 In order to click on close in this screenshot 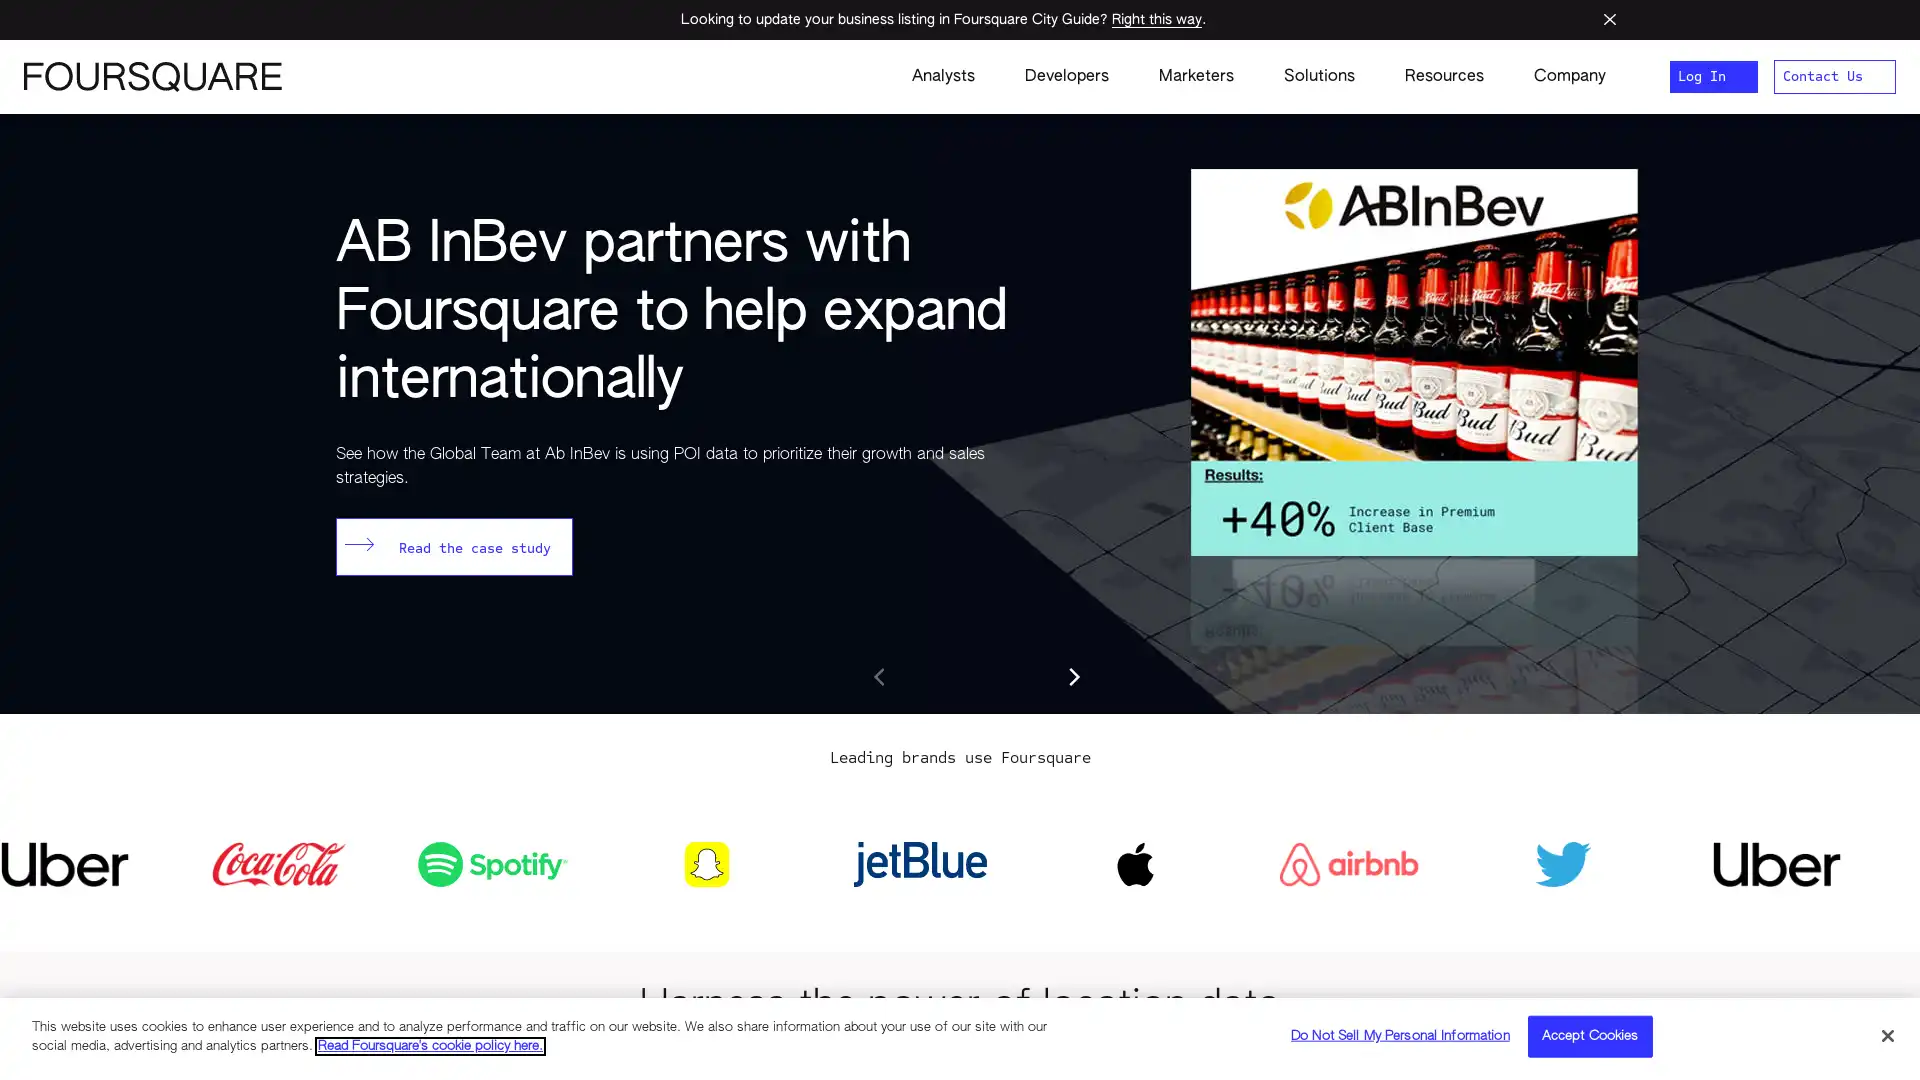, I will do `click(1609, 19)`.